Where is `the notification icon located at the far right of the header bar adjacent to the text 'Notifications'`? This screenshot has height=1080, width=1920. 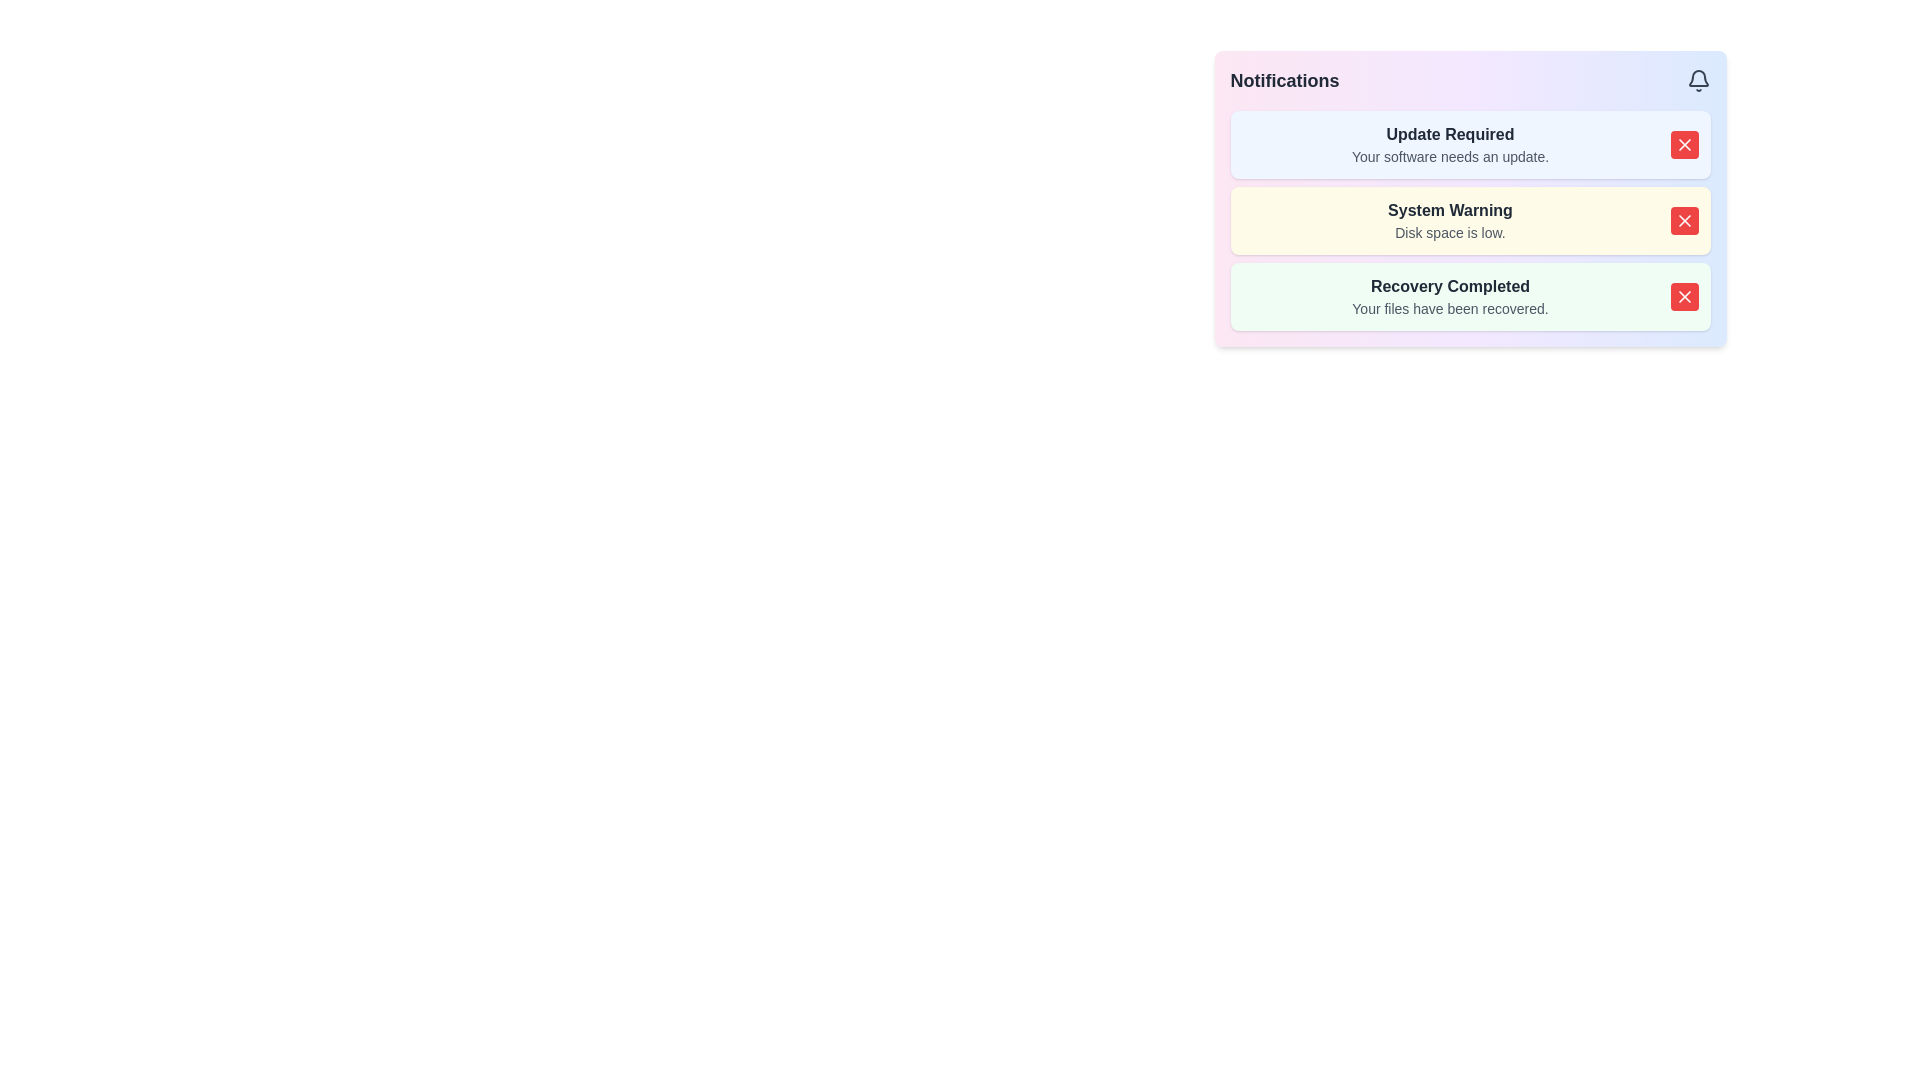 the notification icon located at the far right of the header bar adjacent to the text 'Notifications' is located at coordinates (1697, 80).